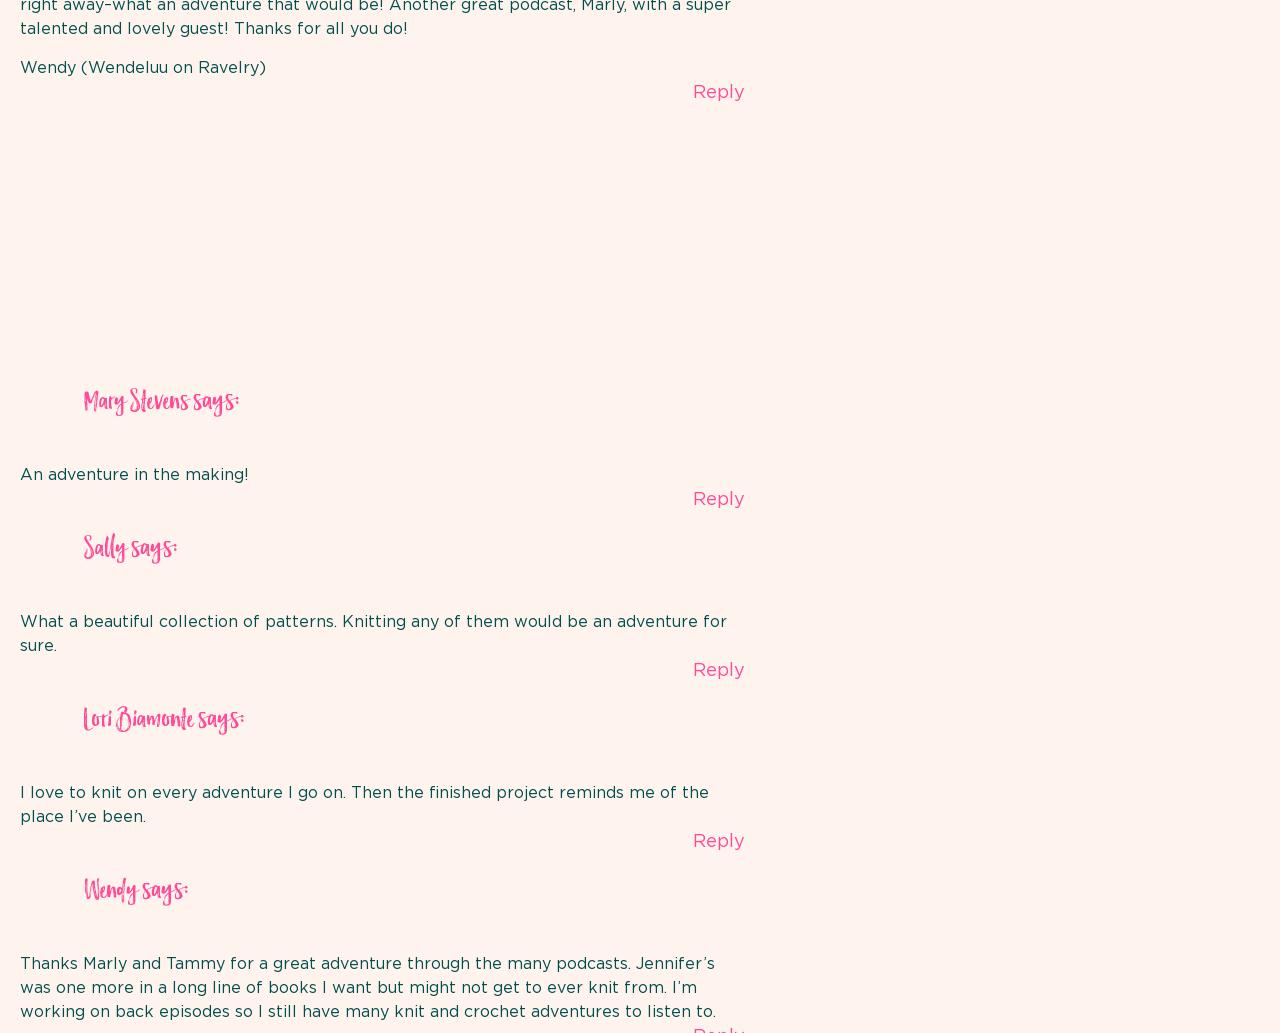 This screenshot has width=1280, height=1033. I want to click on 'I love to knit on every adventure I go on. Then the finished project reminds me of the place I’ve been.', so click(364, 805).